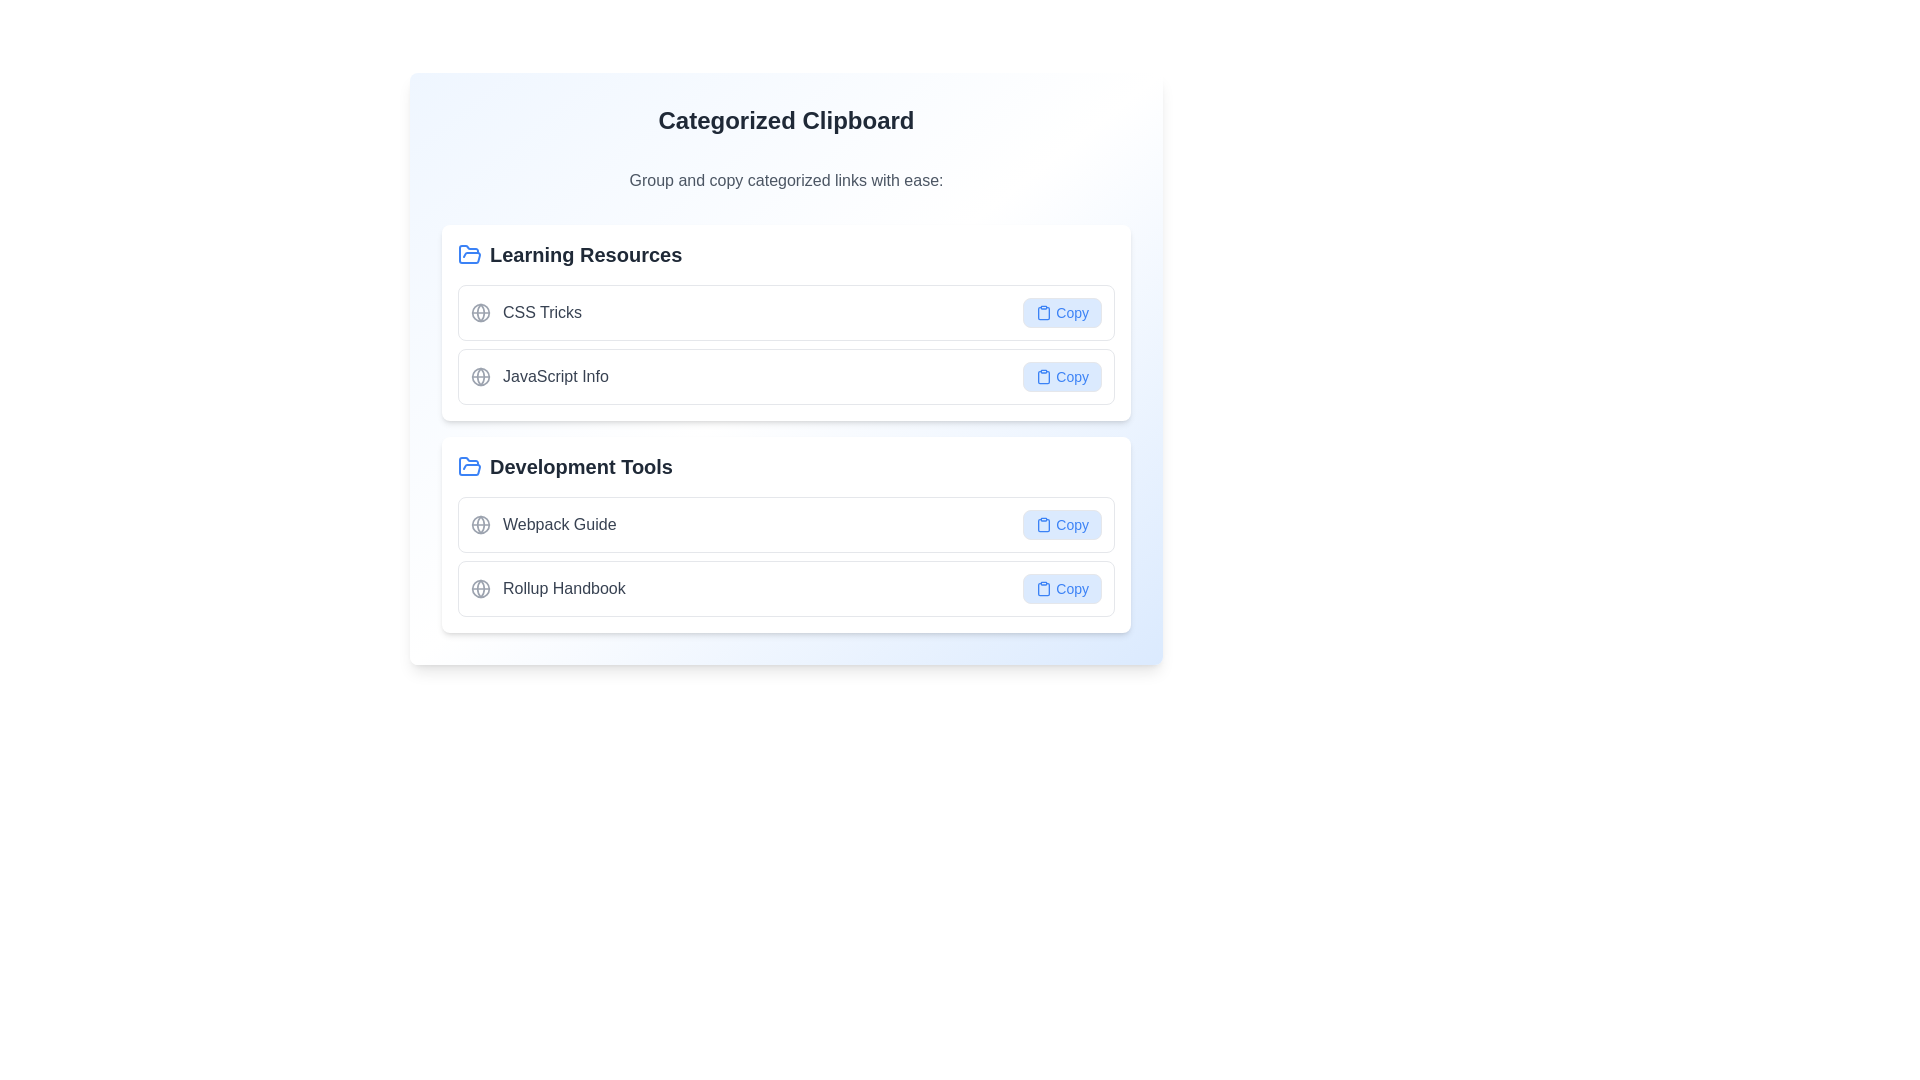 The height and width of the screenshot is (1080, 1920). I want to click on the clipboard icon located to the left of the 'Copy' text label in the last entry of the 'Development Tools' section, so click(1043, 523).